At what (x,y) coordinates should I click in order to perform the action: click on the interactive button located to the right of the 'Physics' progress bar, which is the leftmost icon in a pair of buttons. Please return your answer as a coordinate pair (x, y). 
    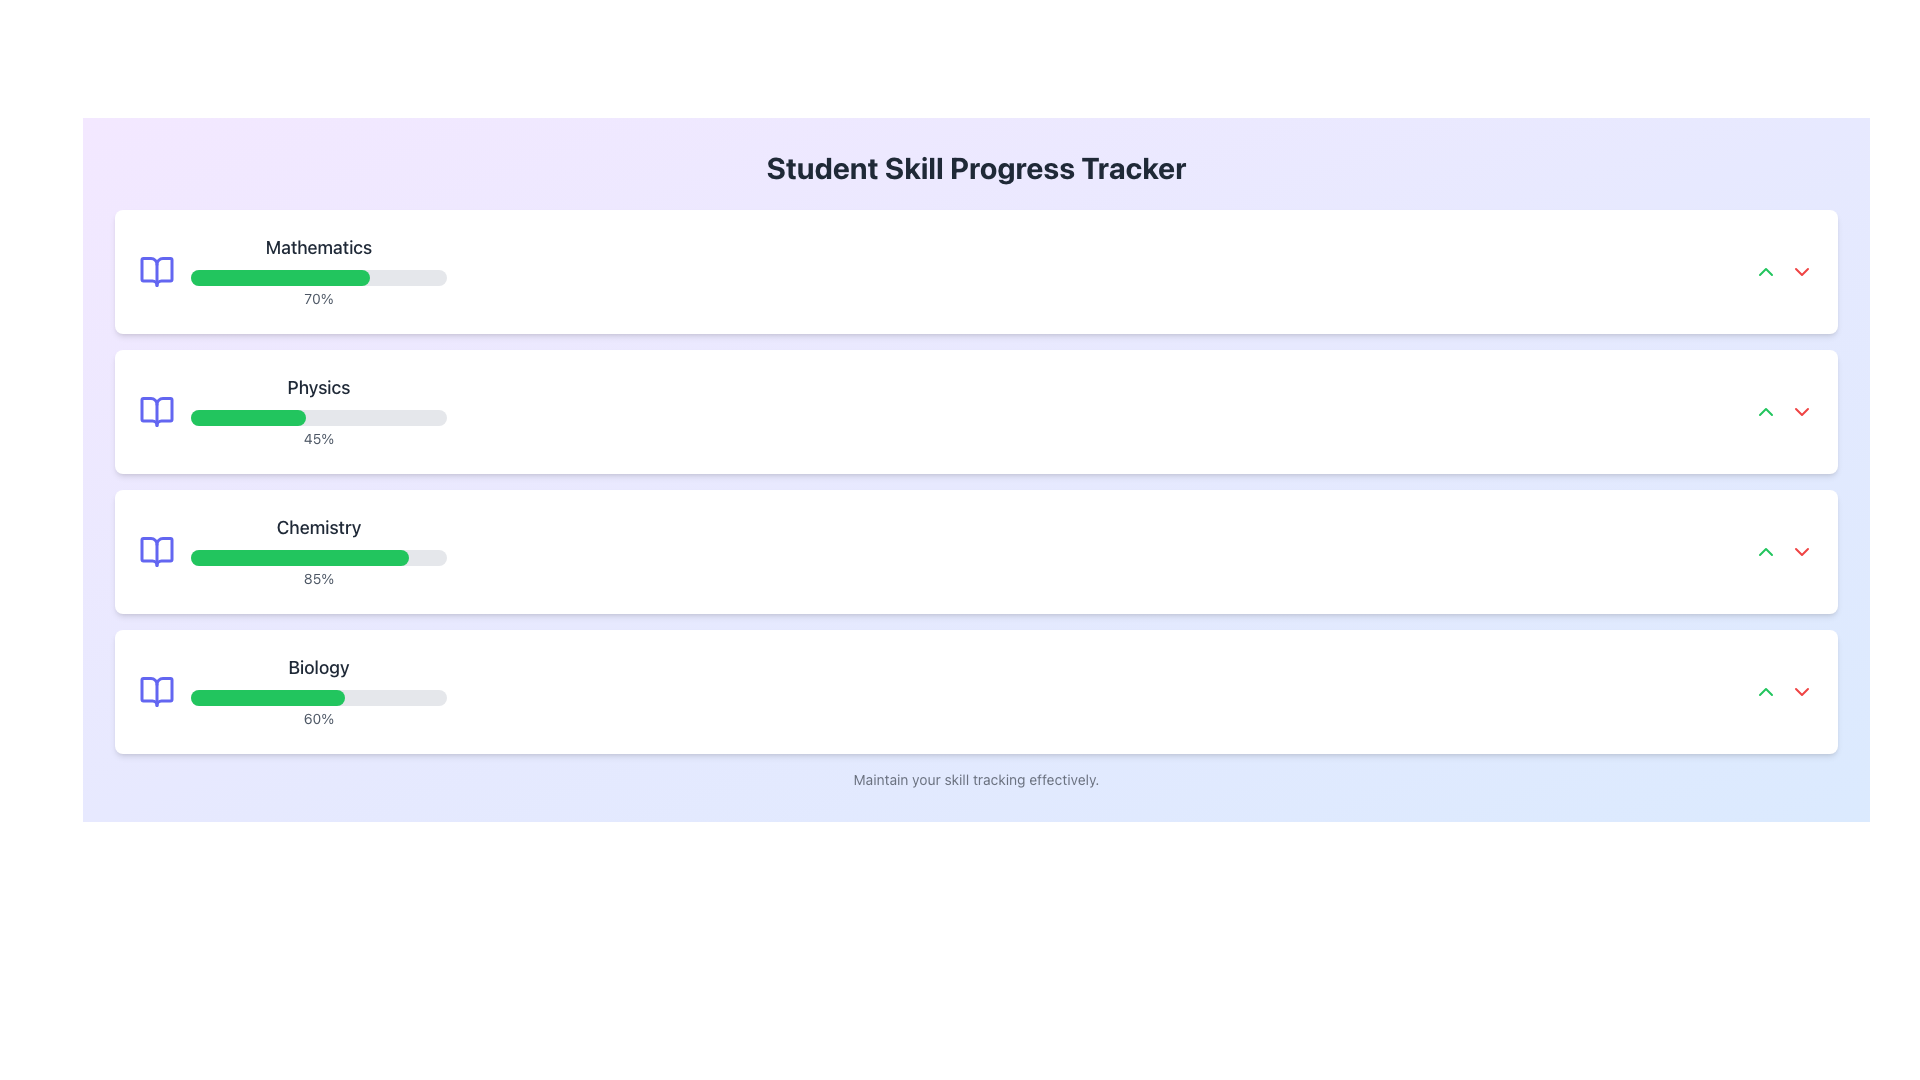
    Looking at the image, I should click on (1766, 411).